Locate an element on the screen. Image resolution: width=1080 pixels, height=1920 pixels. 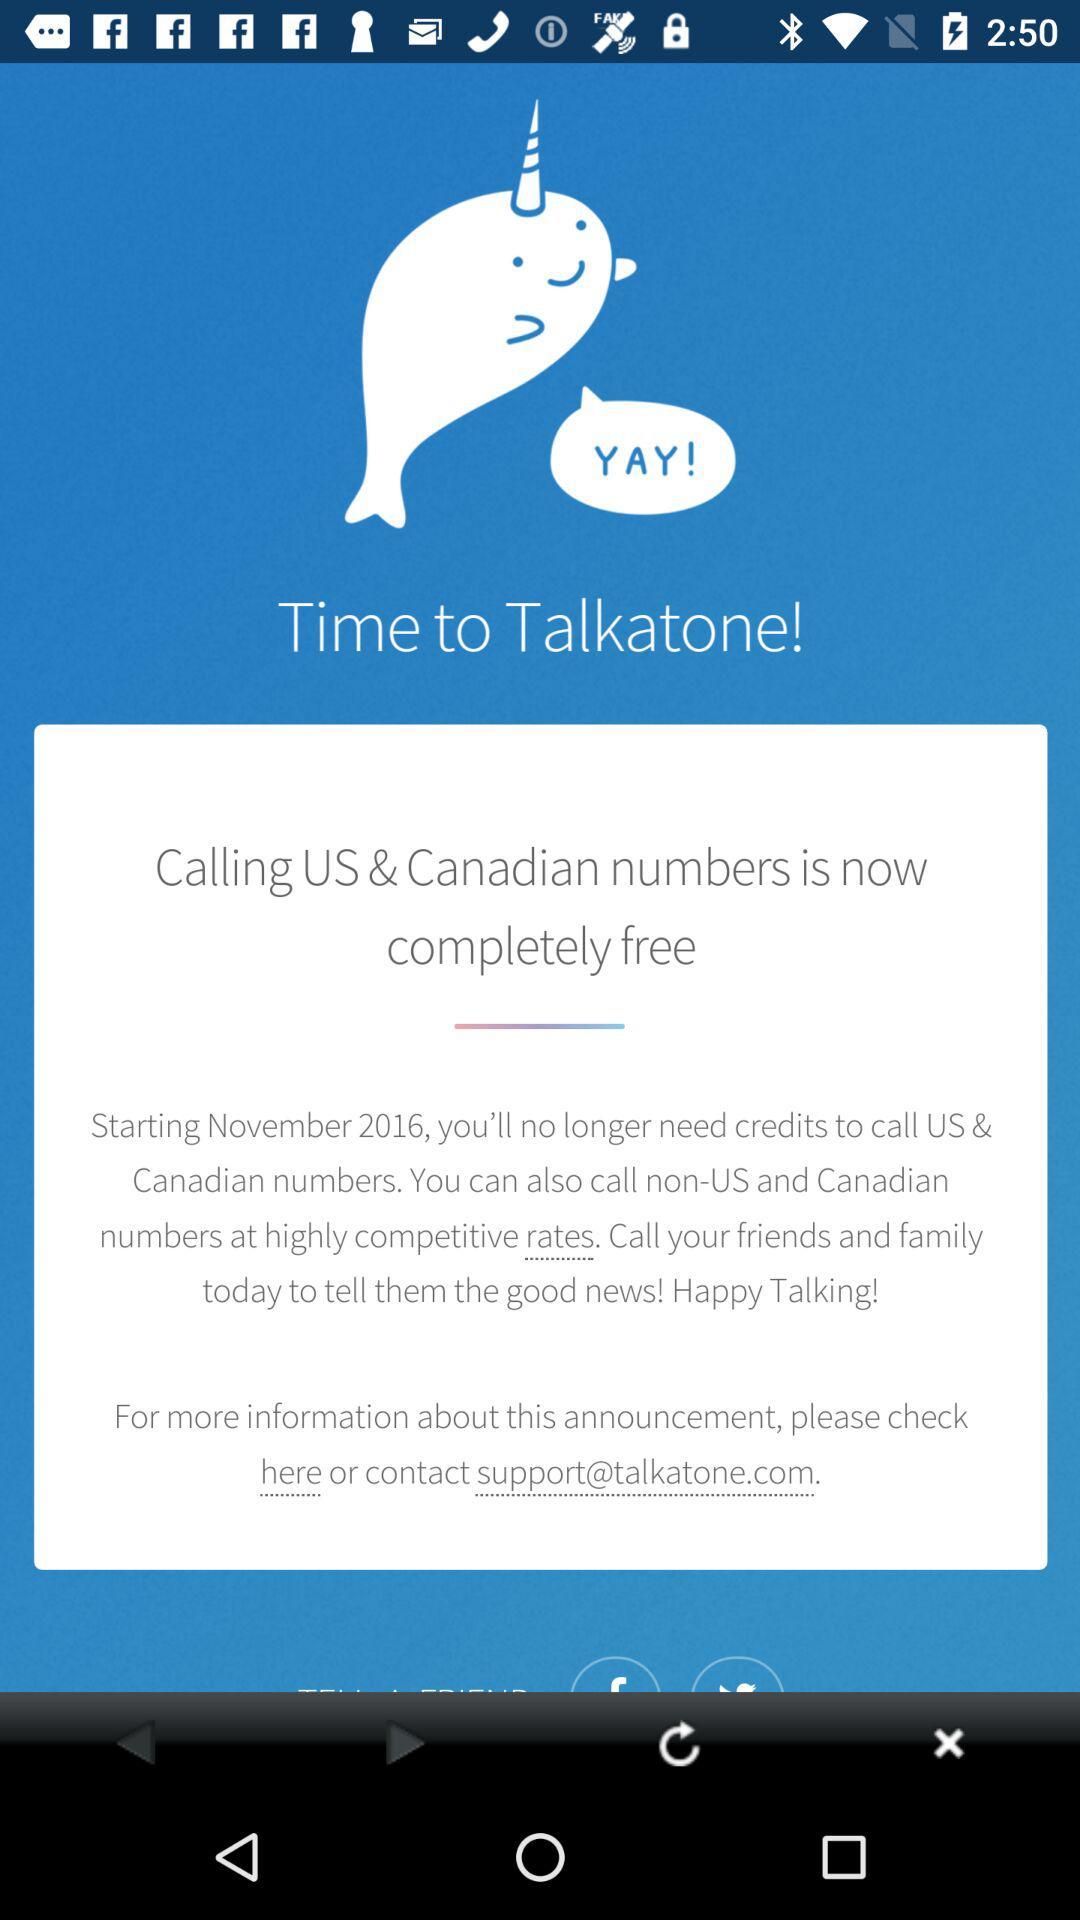
the arrow_backward icon is located at coordinates (135, 1741).